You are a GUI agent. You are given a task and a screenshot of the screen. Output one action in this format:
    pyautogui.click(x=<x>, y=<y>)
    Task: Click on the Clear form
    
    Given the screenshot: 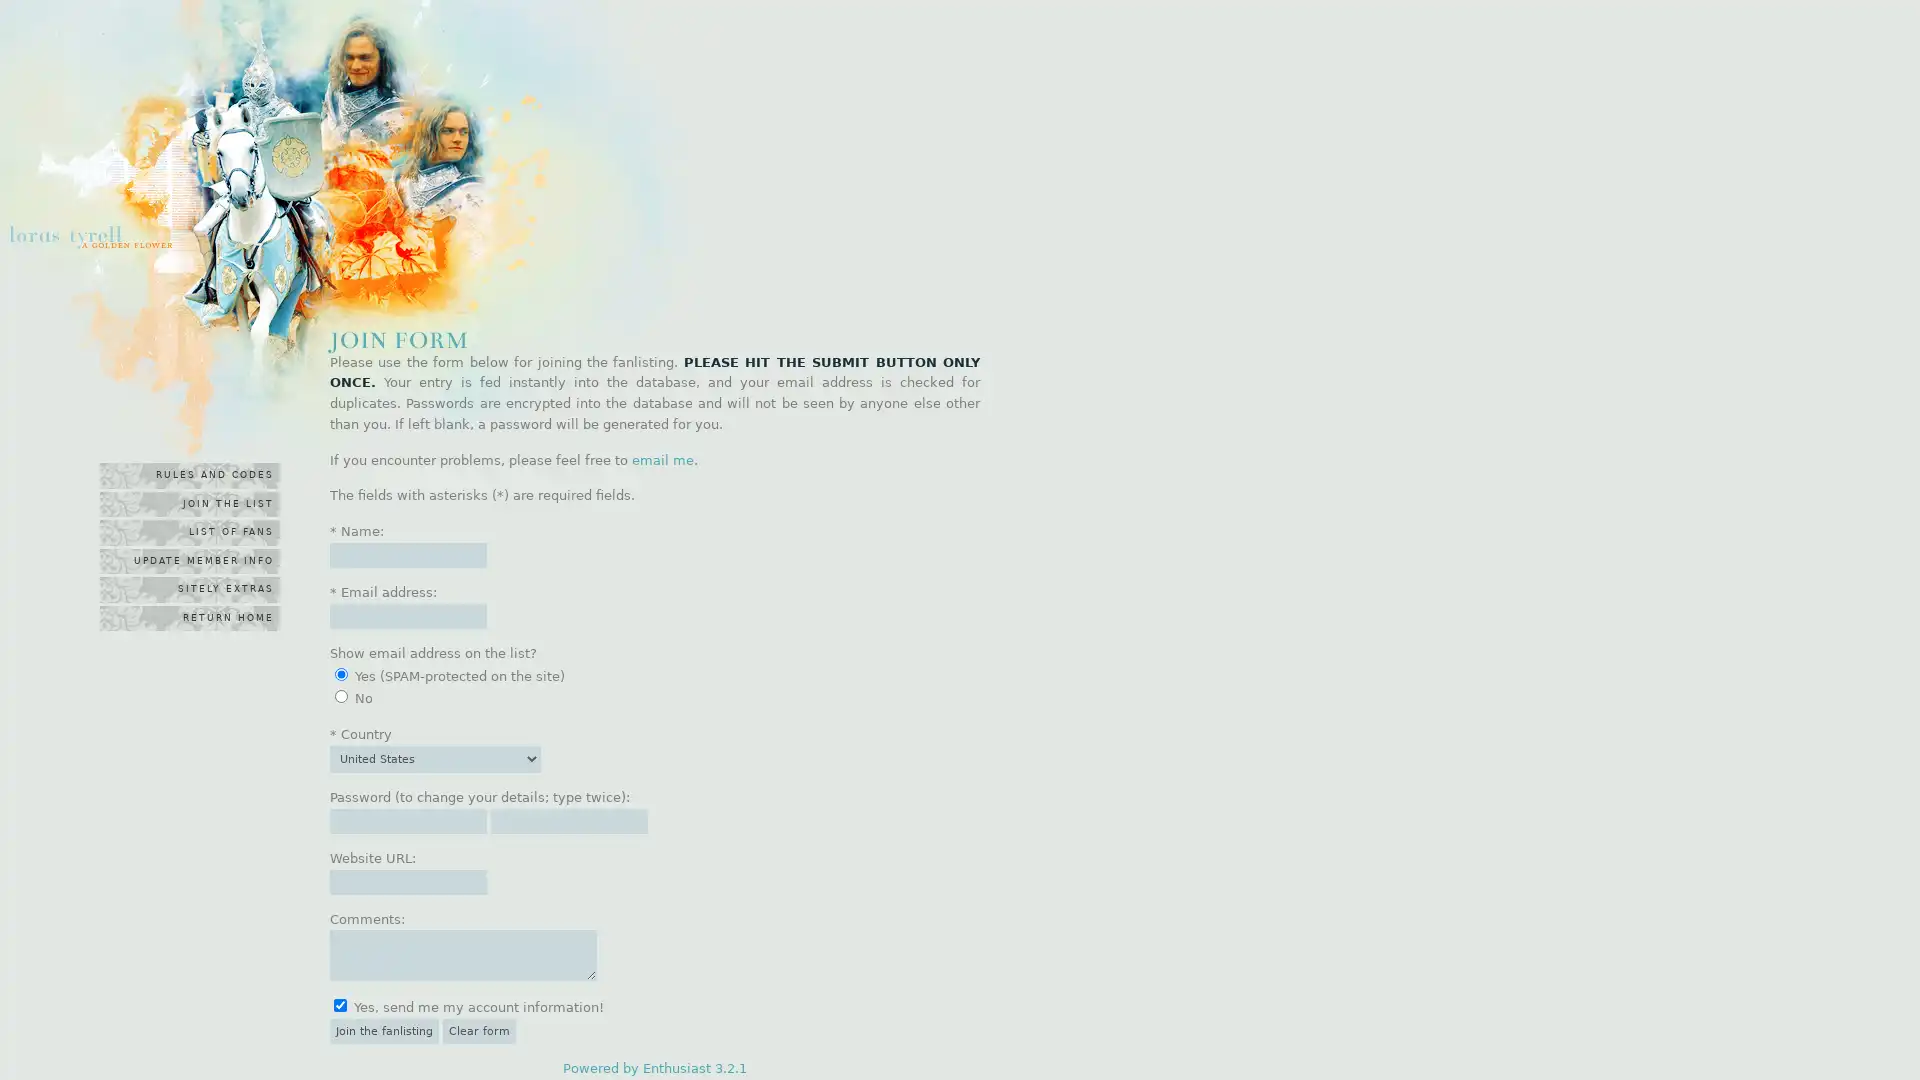 What is the action you would take?
    pyautogui.click(x=478, y=1031)
    